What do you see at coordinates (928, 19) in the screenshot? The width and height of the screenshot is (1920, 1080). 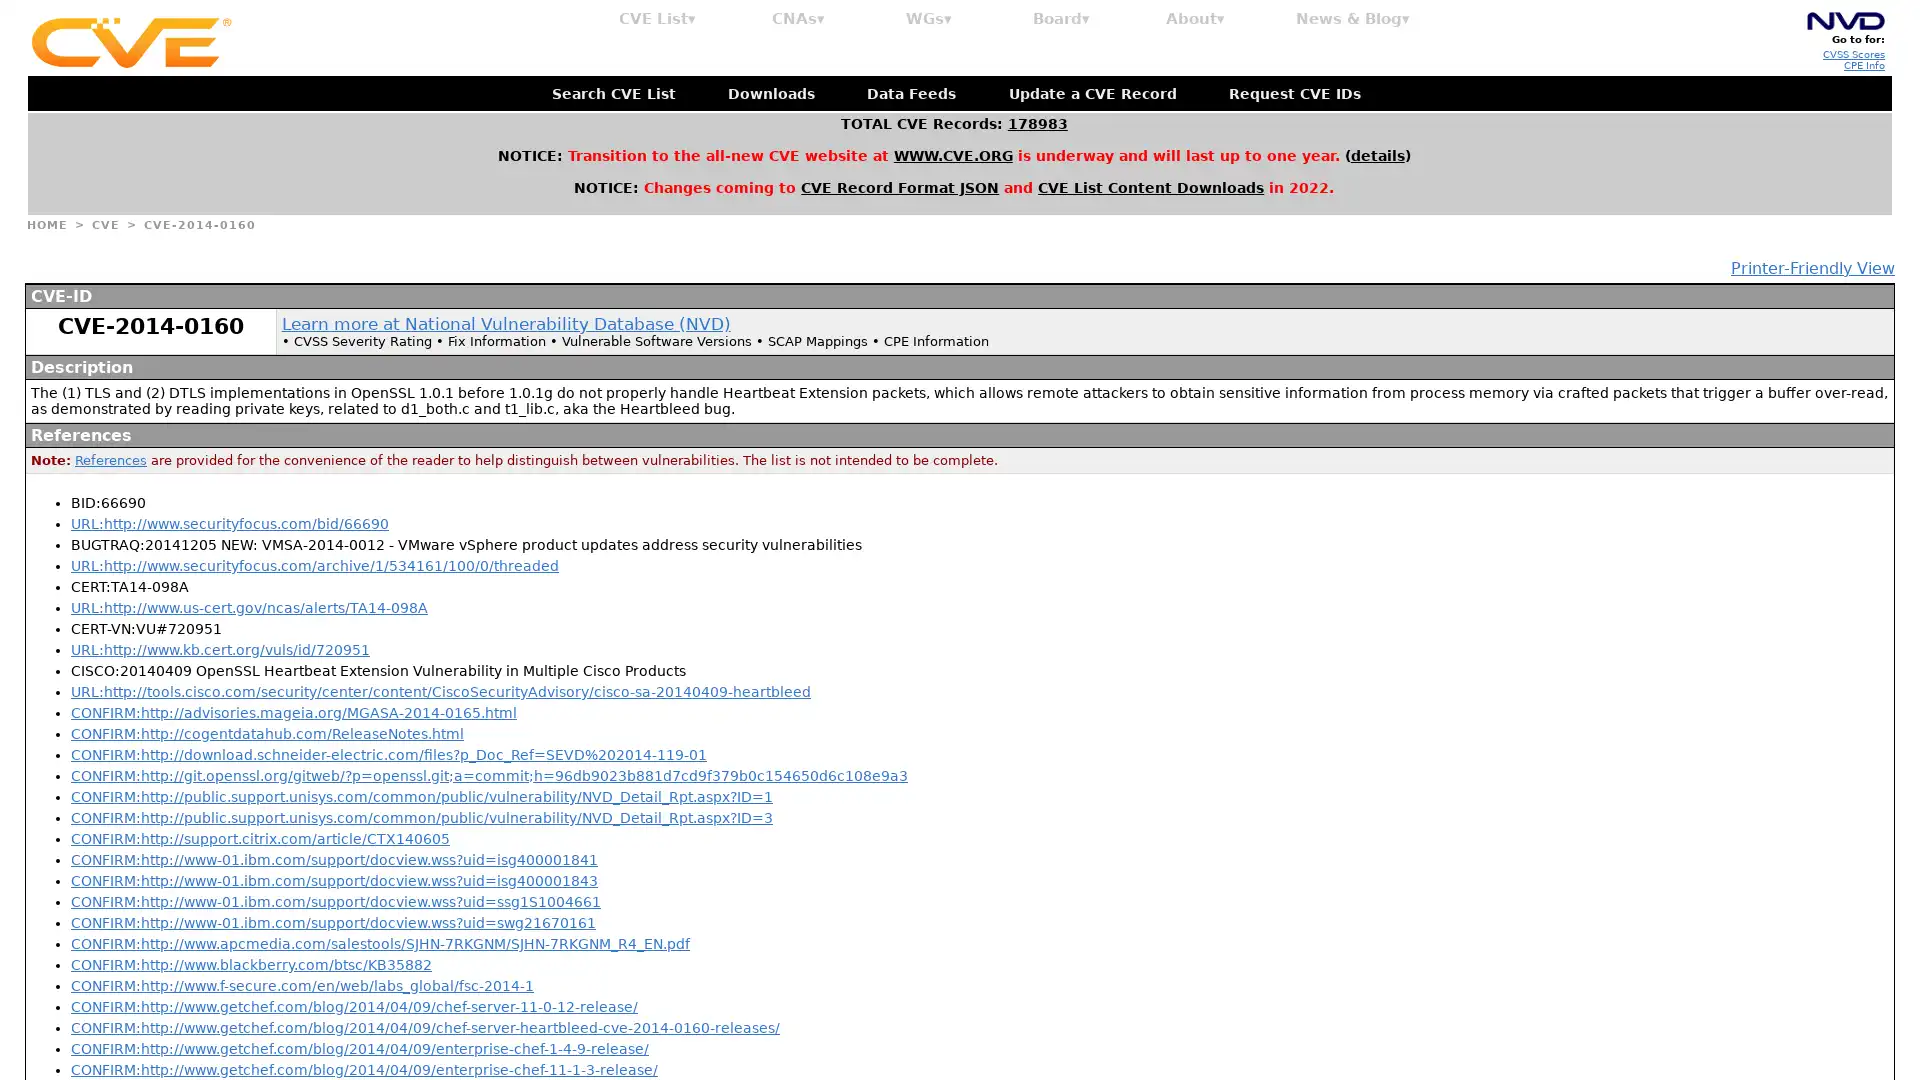 I see `WGs` at bounding box center [928, 19].